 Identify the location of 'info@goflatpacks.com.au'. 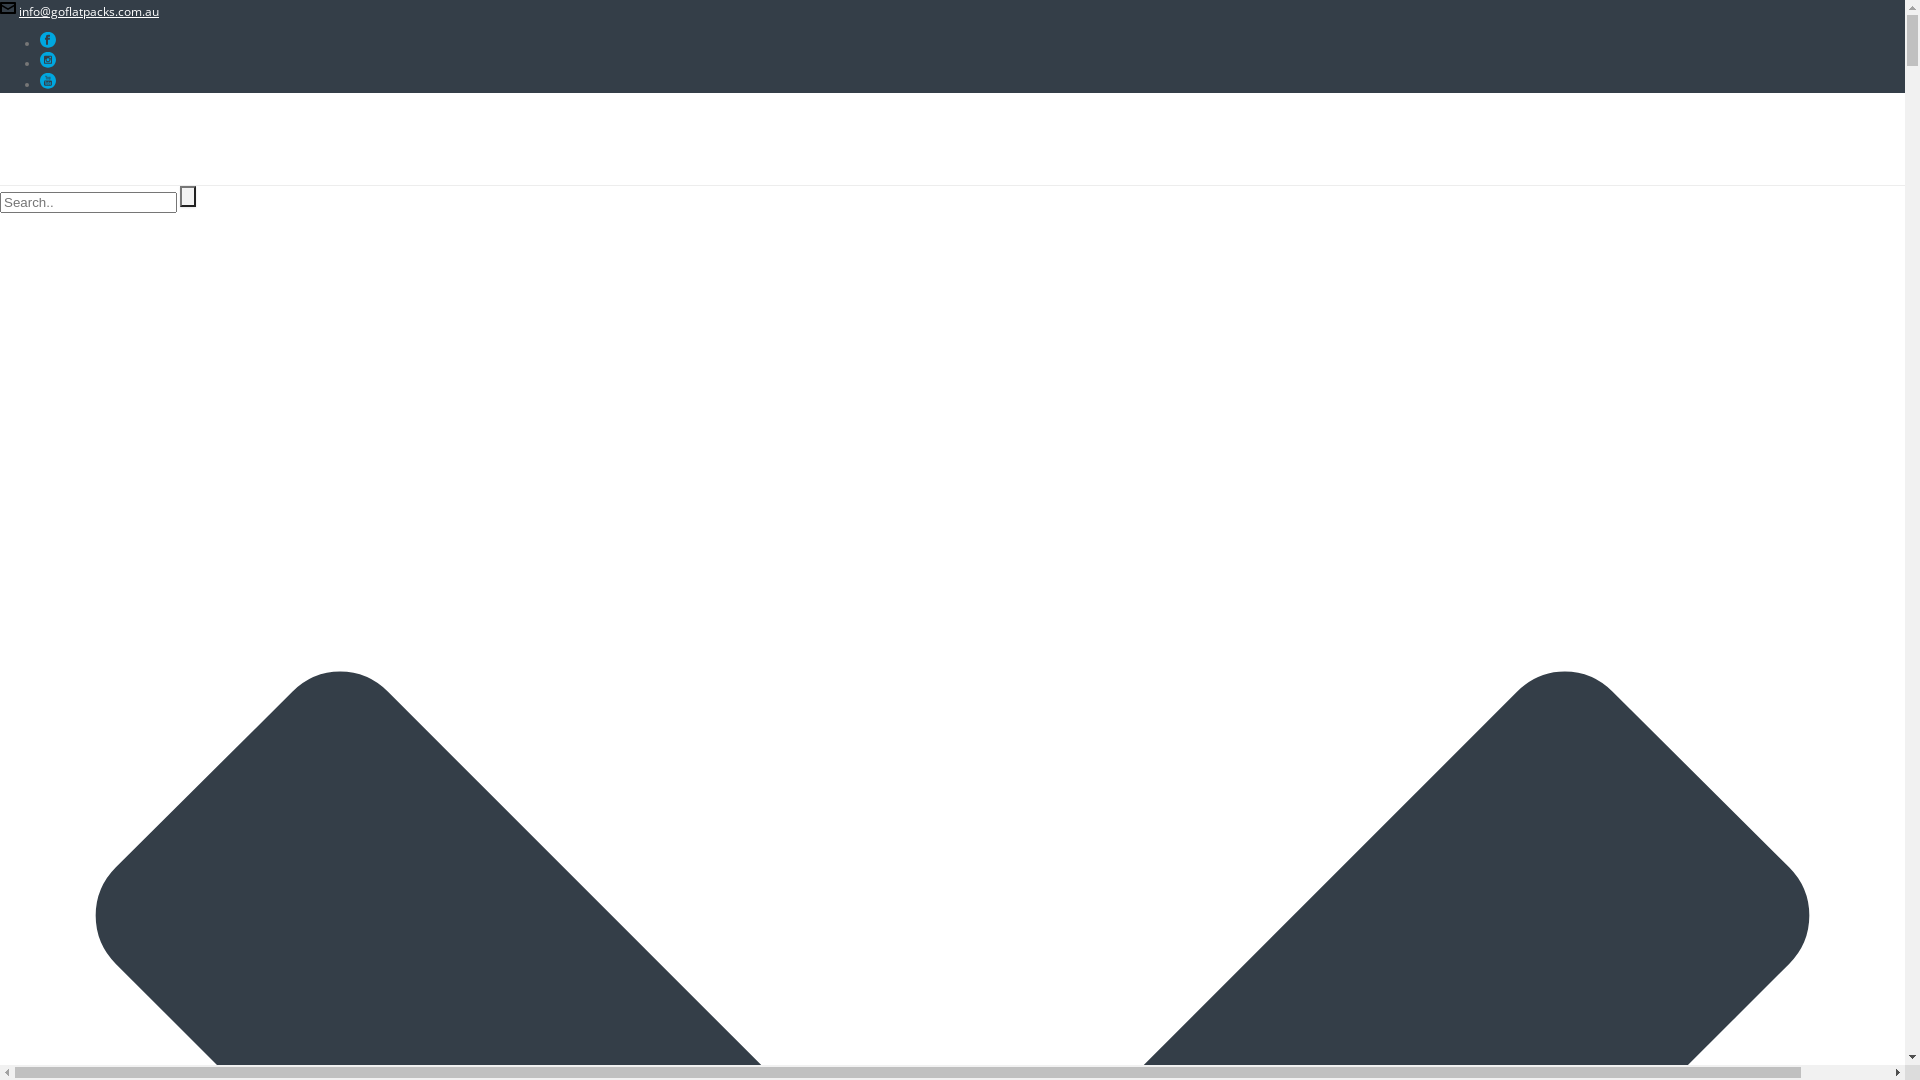
(88, 11).